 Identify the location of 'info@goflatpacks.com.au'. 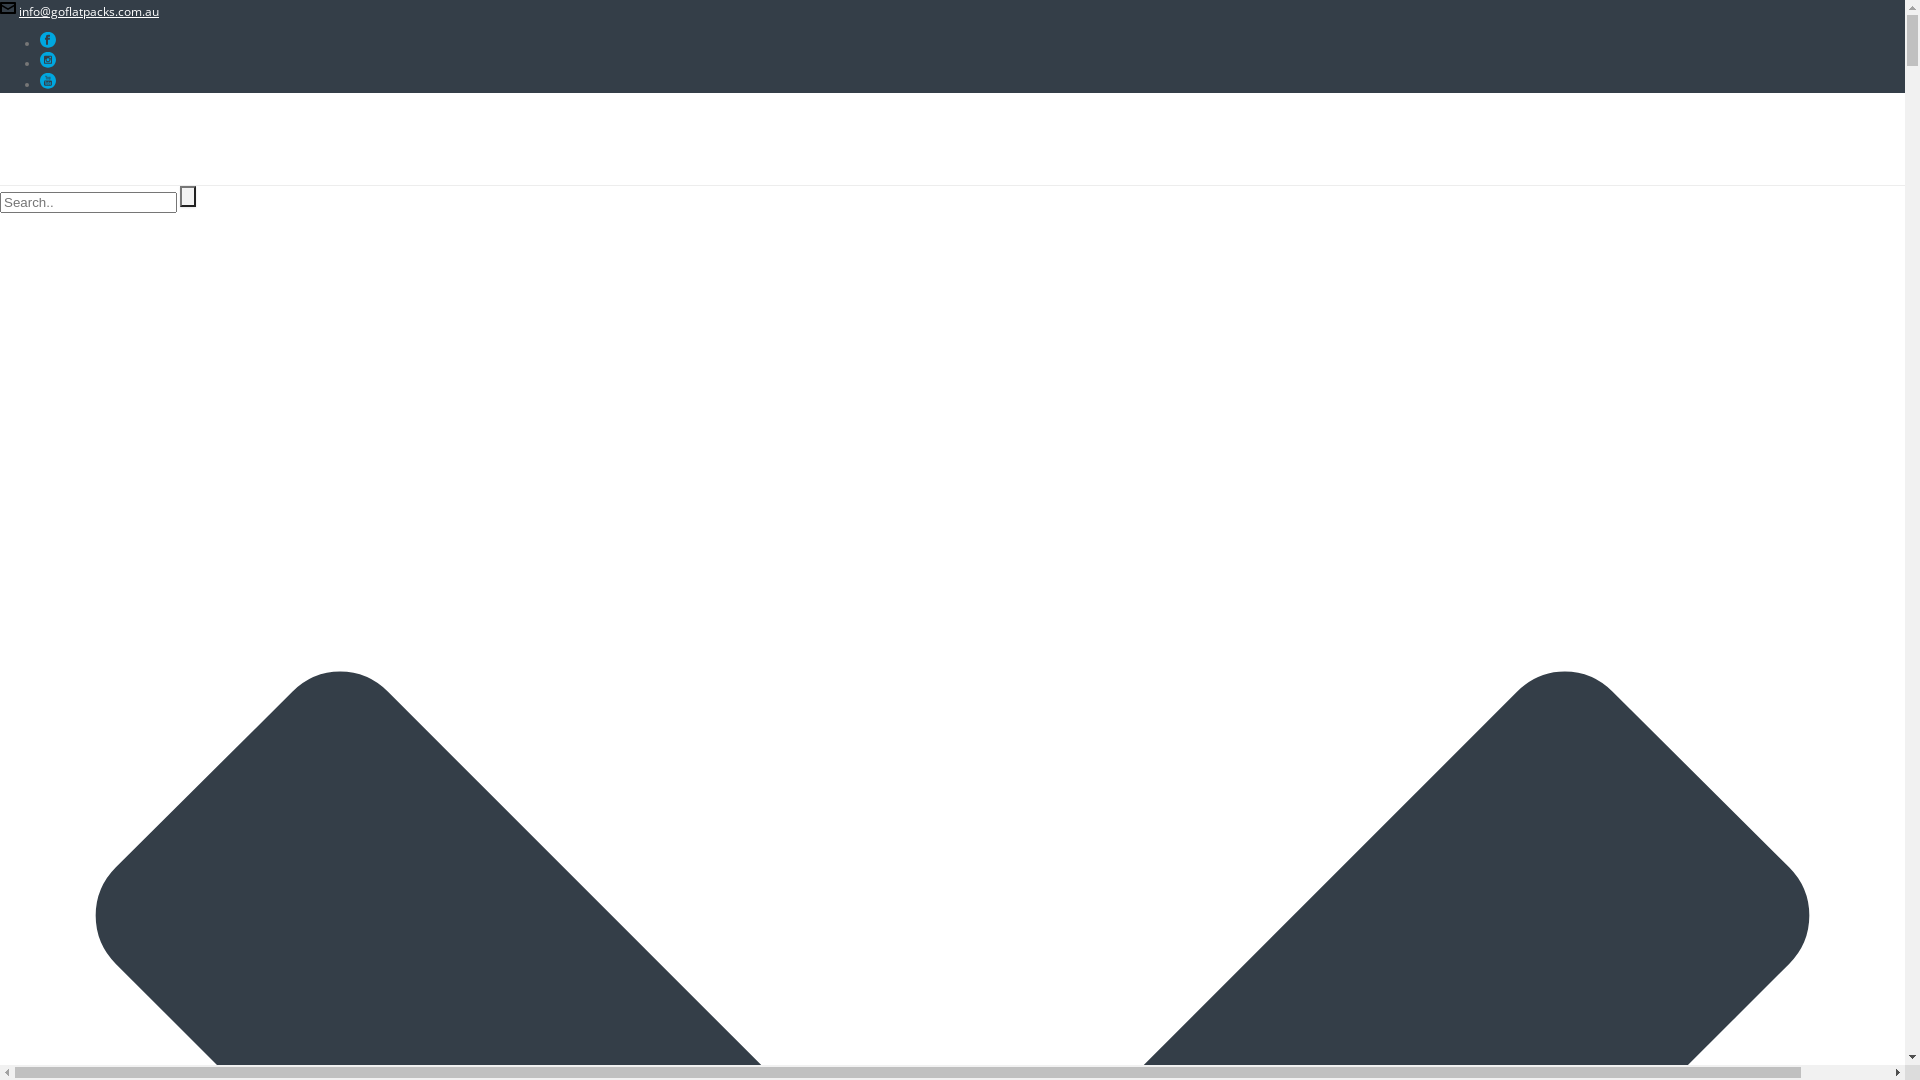
(88, 11).